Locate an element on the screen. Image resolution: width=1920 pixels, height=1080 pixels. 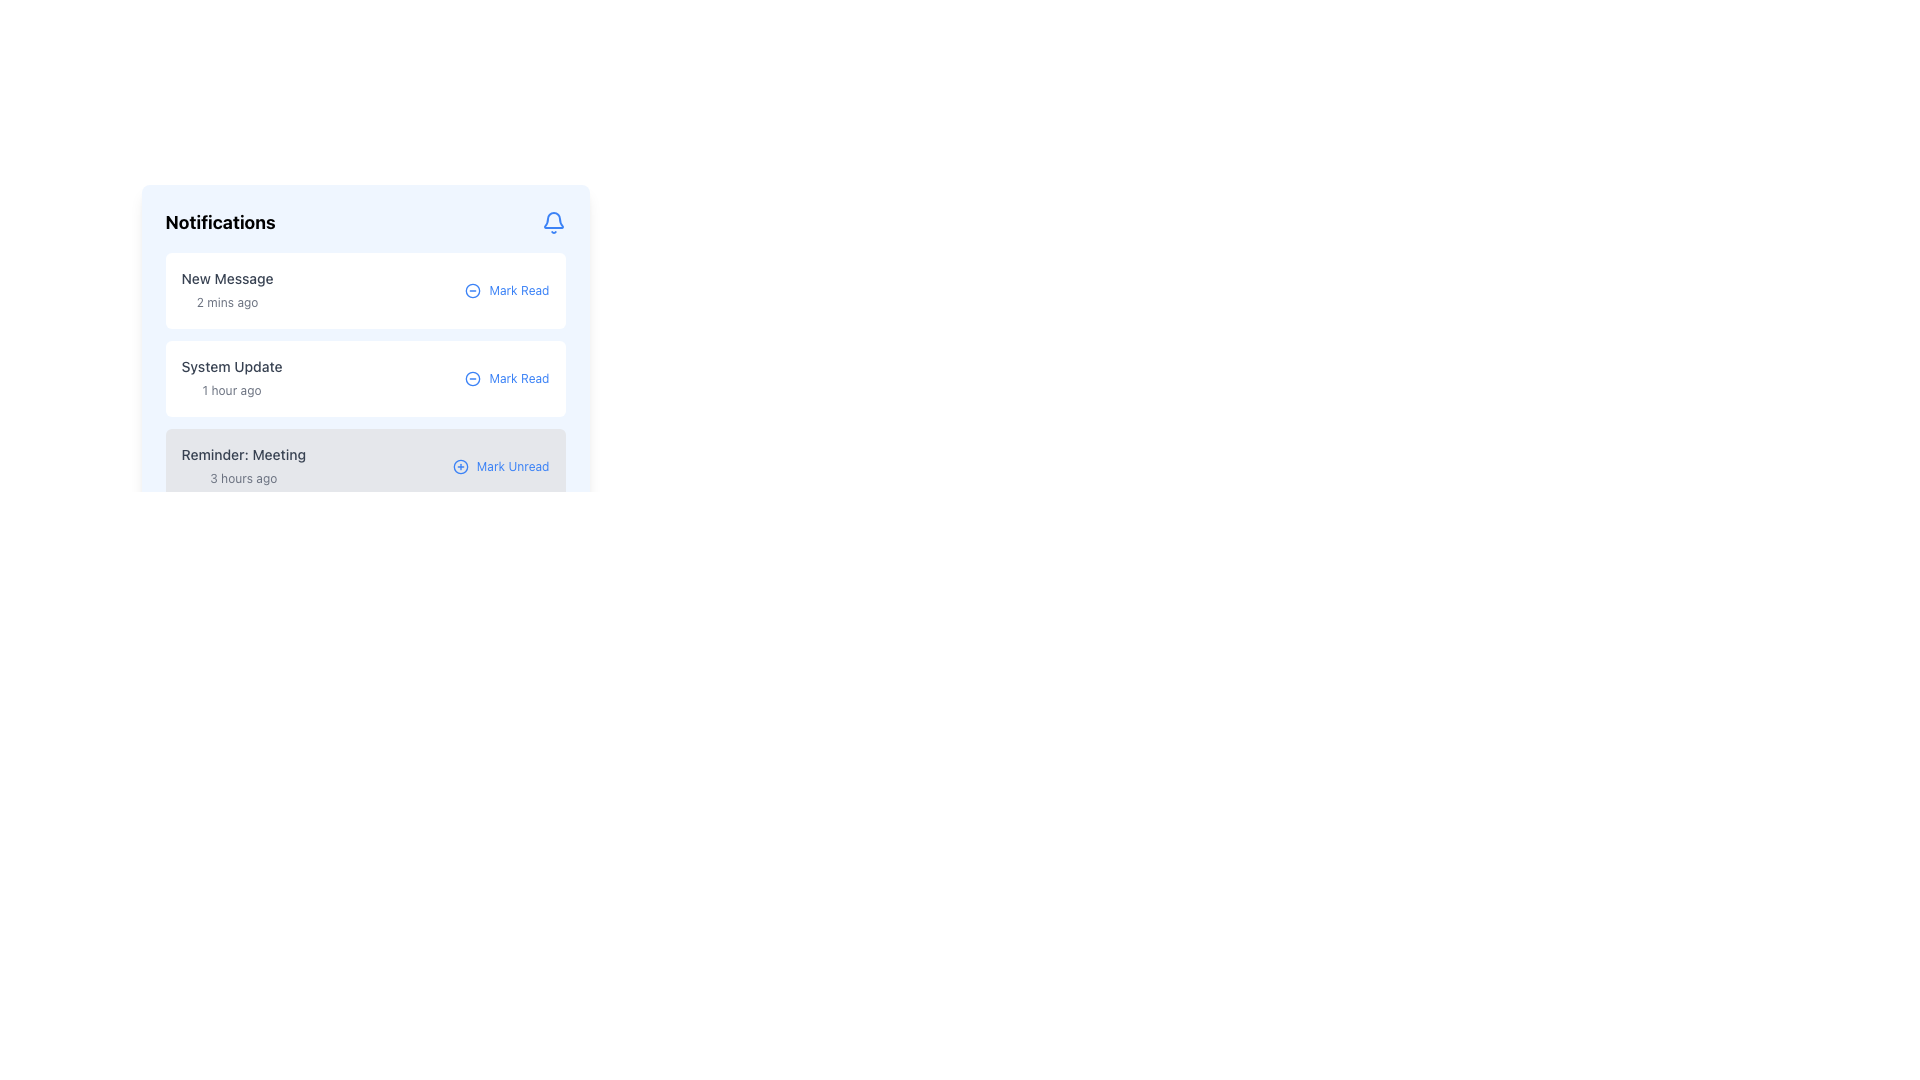
the circular button icon with a plus sign located to the left of the 'Mark Unread' text is located at coordinates (459, 466).